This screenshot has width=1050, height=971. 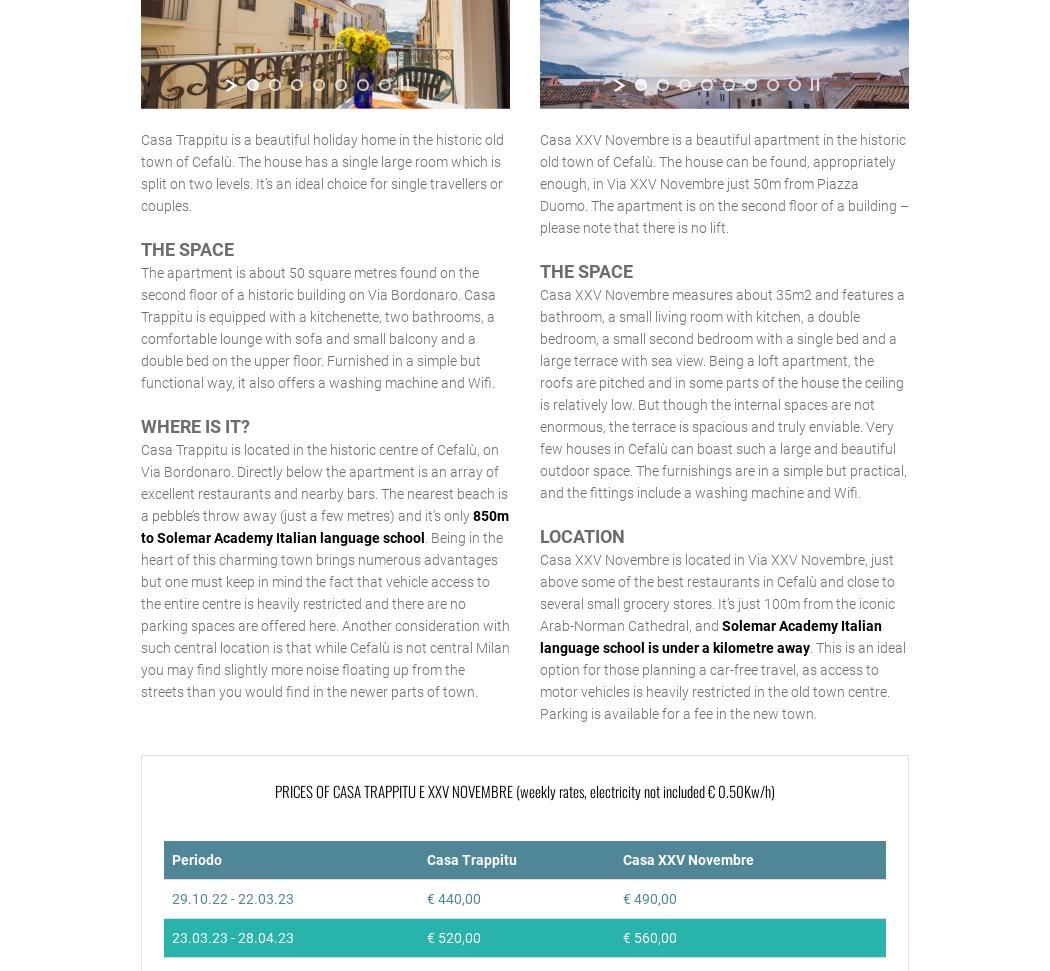 I want to click on 'The apartment is about 50 square metres found on the second floor of a historic building on Via Bordonaro. Casa Trappitu is equipped with a kitchenette, two bathrooms, a comfortable lounge with sofa and small balcony and a double bed on the upper floor. Furnished in a simple but functional way, it also offers a washing machine and Wifi.', so click(x=318, y=327).